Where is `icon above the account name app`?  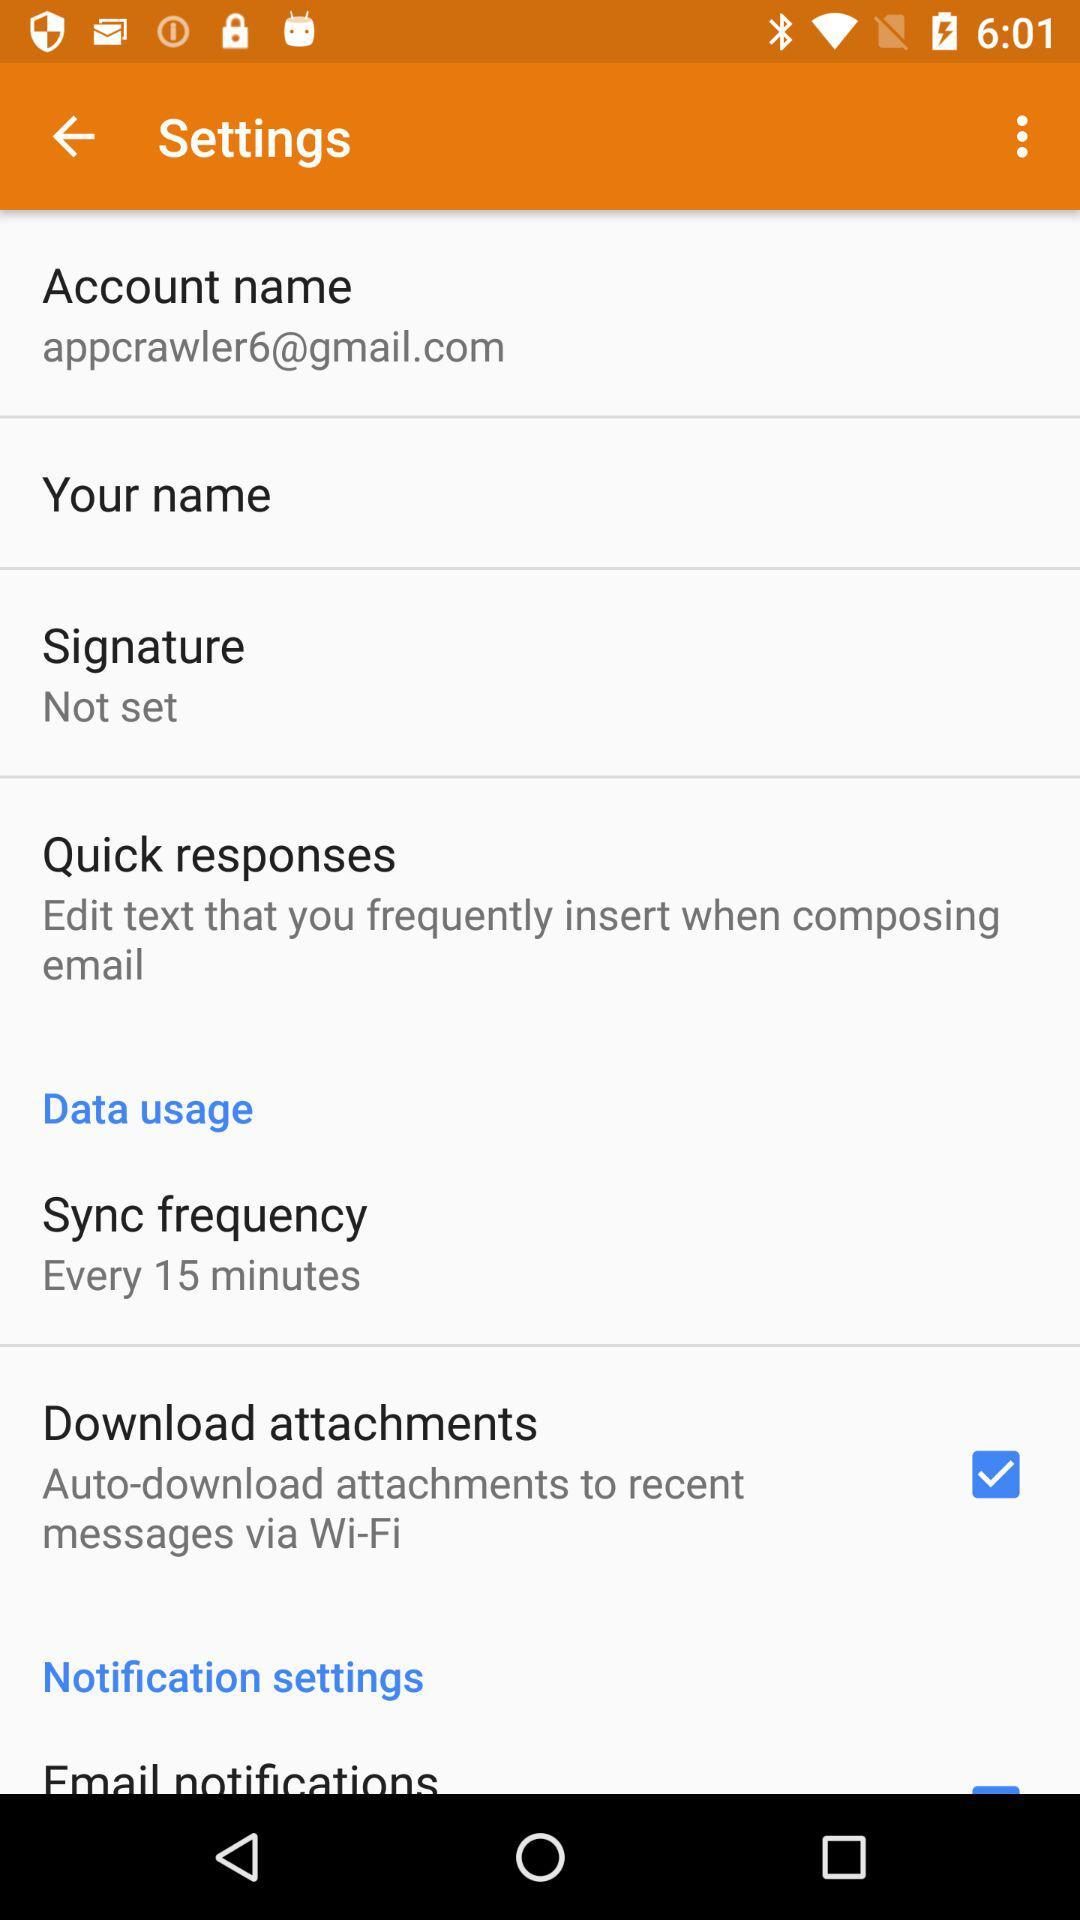 icon above the account name app is located at coordinates (72, 135).